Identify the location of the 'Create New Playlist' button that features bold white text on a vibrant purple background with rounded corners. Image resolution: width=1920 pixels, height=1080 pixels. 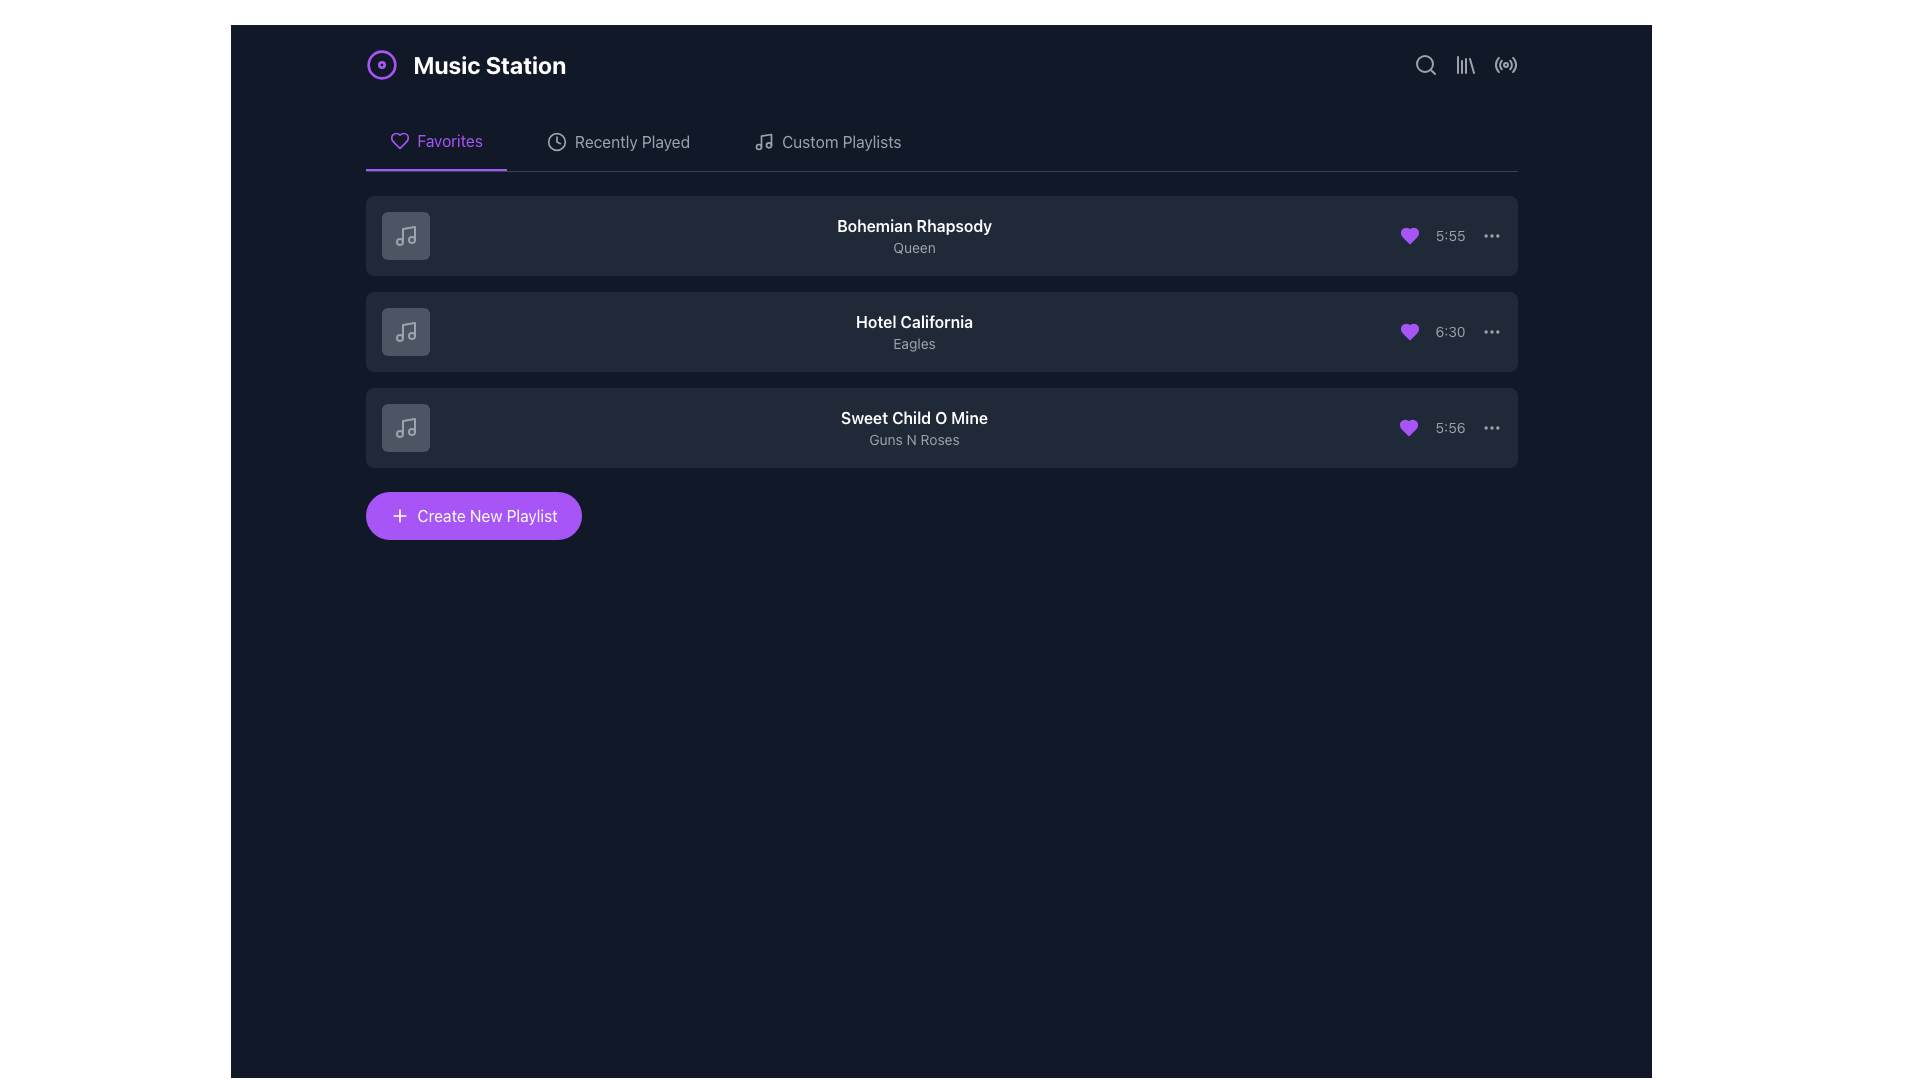
(487, 515).